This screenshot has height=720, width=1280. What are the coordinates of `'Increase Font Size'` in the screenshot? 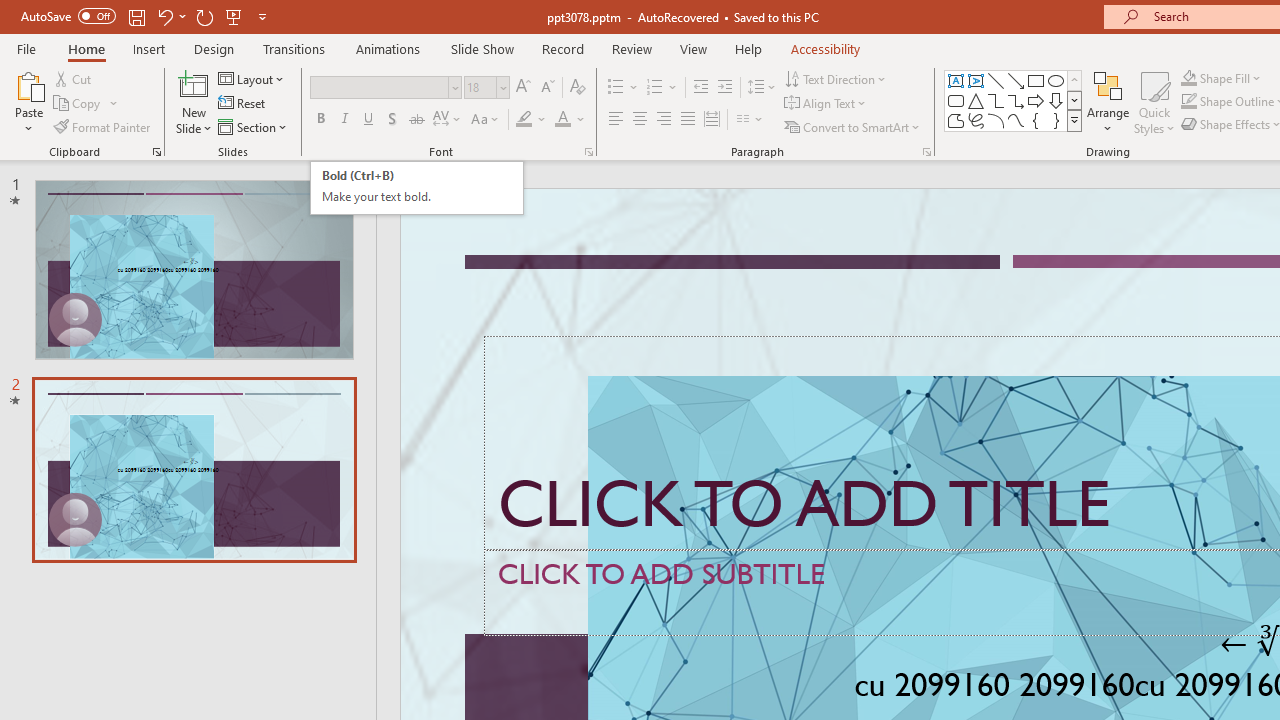 It's located at (522, 86).